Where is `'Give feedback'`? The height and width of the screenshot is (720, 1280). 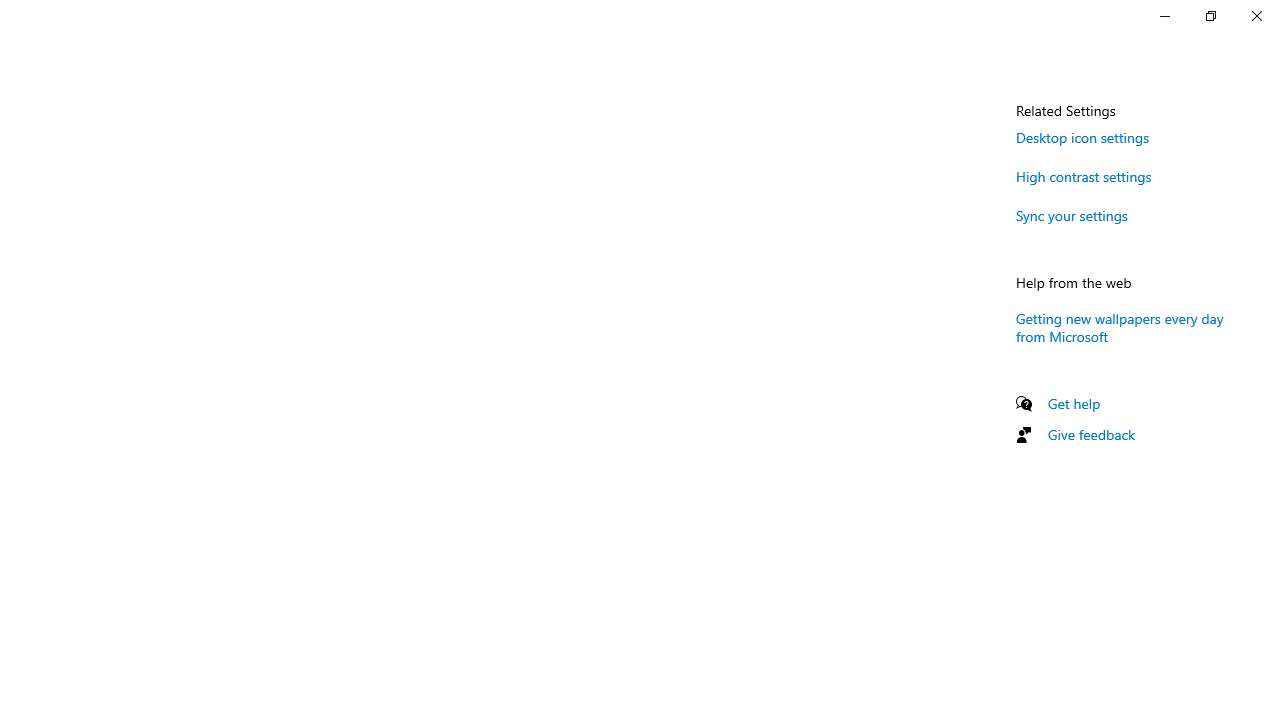
'Give feedback' is located at coordinates (1090, 433).